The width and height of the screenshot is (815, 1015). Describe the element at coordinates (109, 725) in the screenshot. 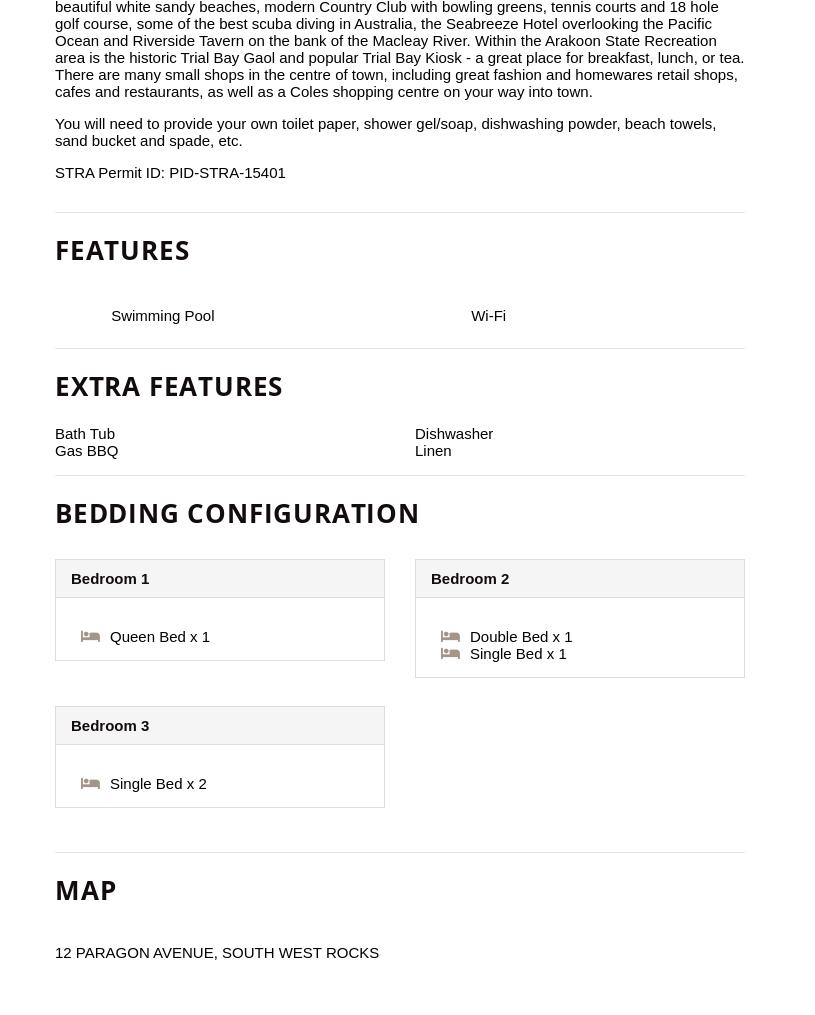

I see `'Bedroom 3'` at that location.